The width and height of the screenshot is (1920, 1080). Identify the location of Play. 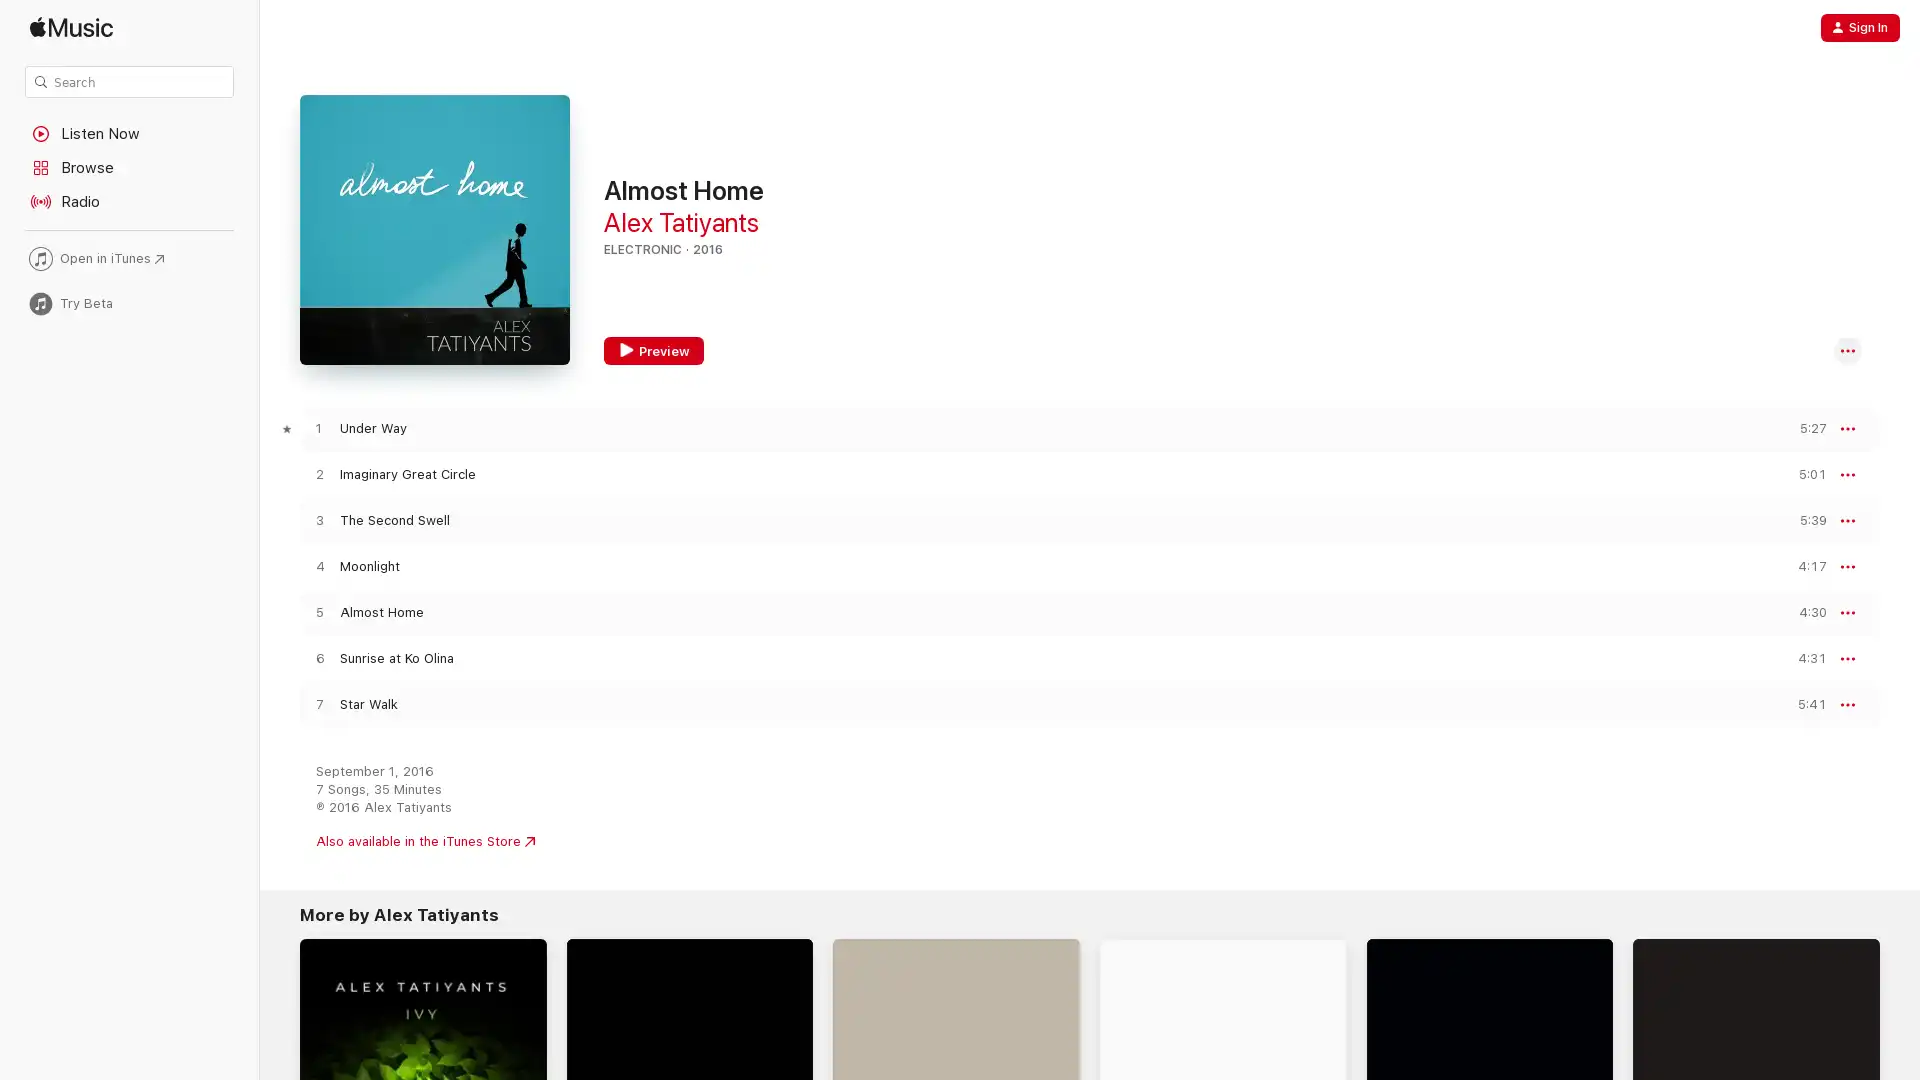
(318, 519).